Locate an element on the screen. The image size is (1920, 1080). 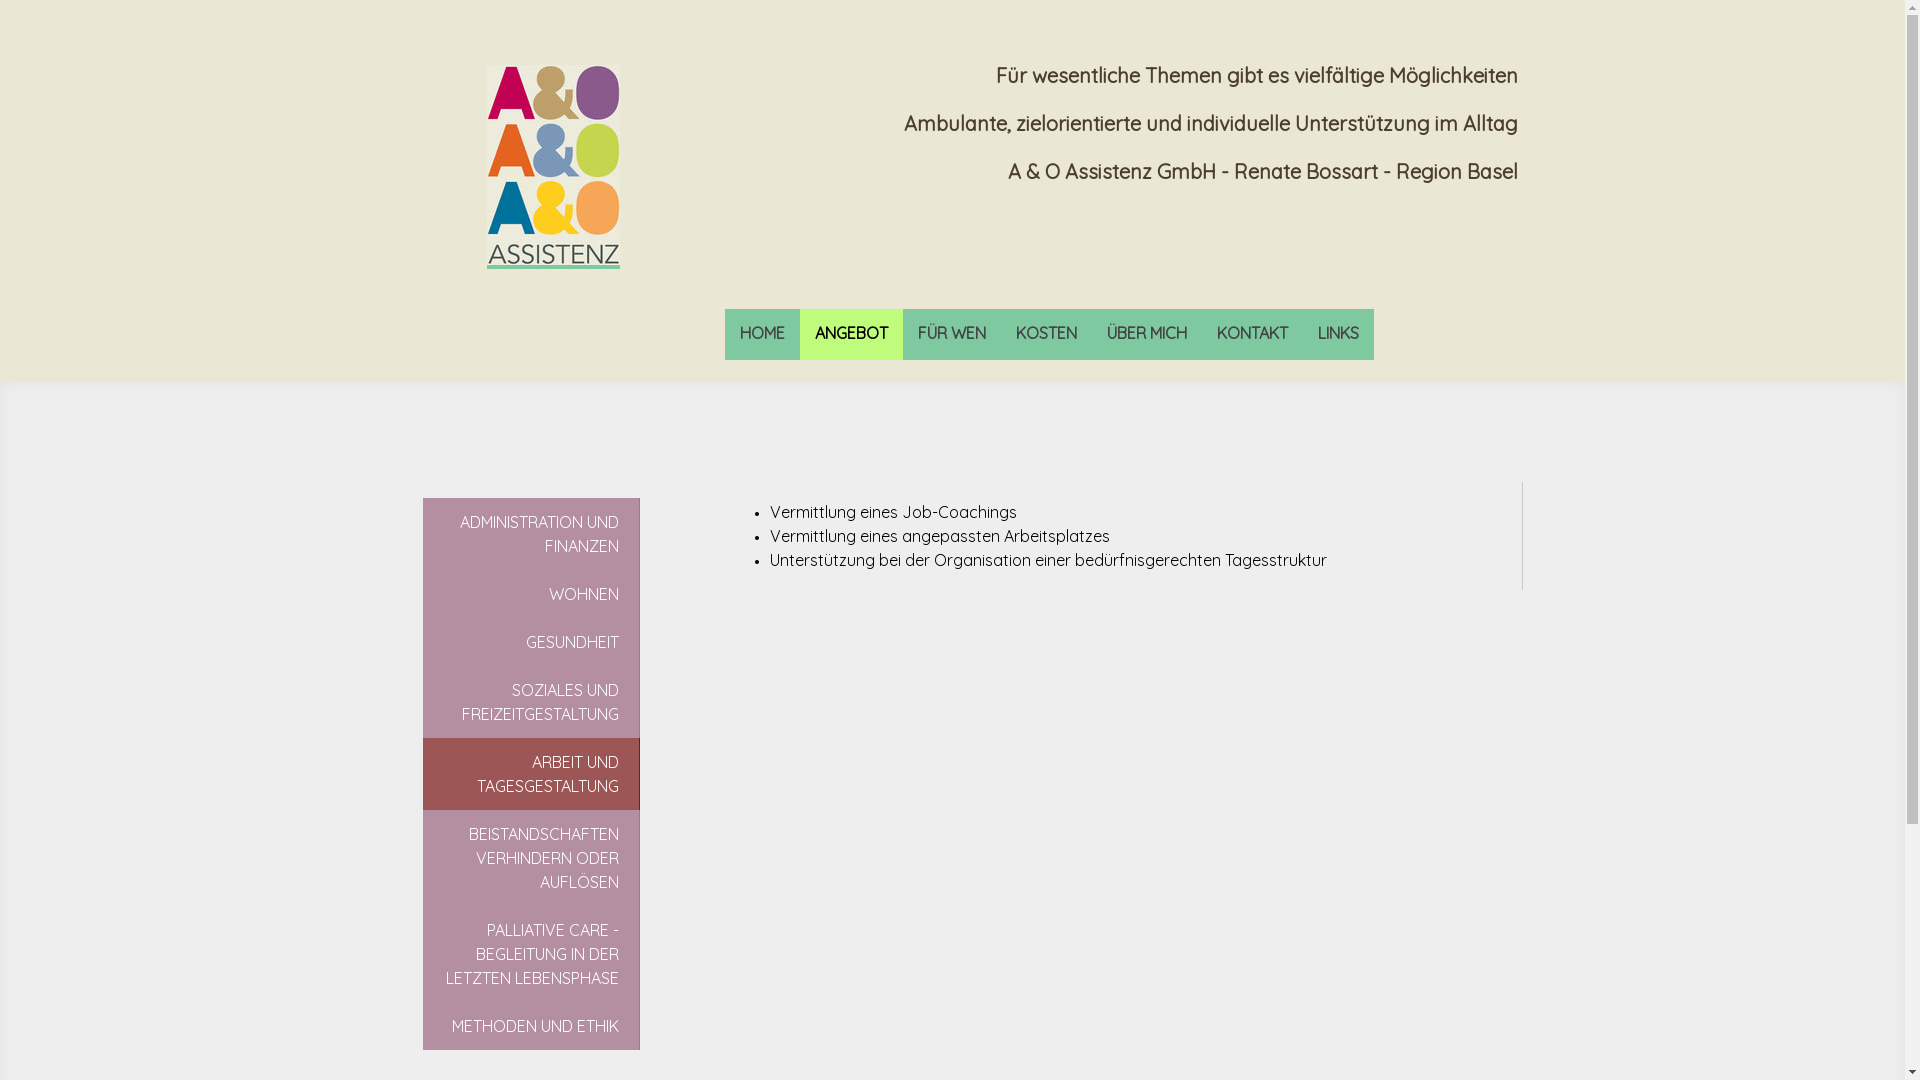
'KOSTEN' is located at coordinates (1044, 333).